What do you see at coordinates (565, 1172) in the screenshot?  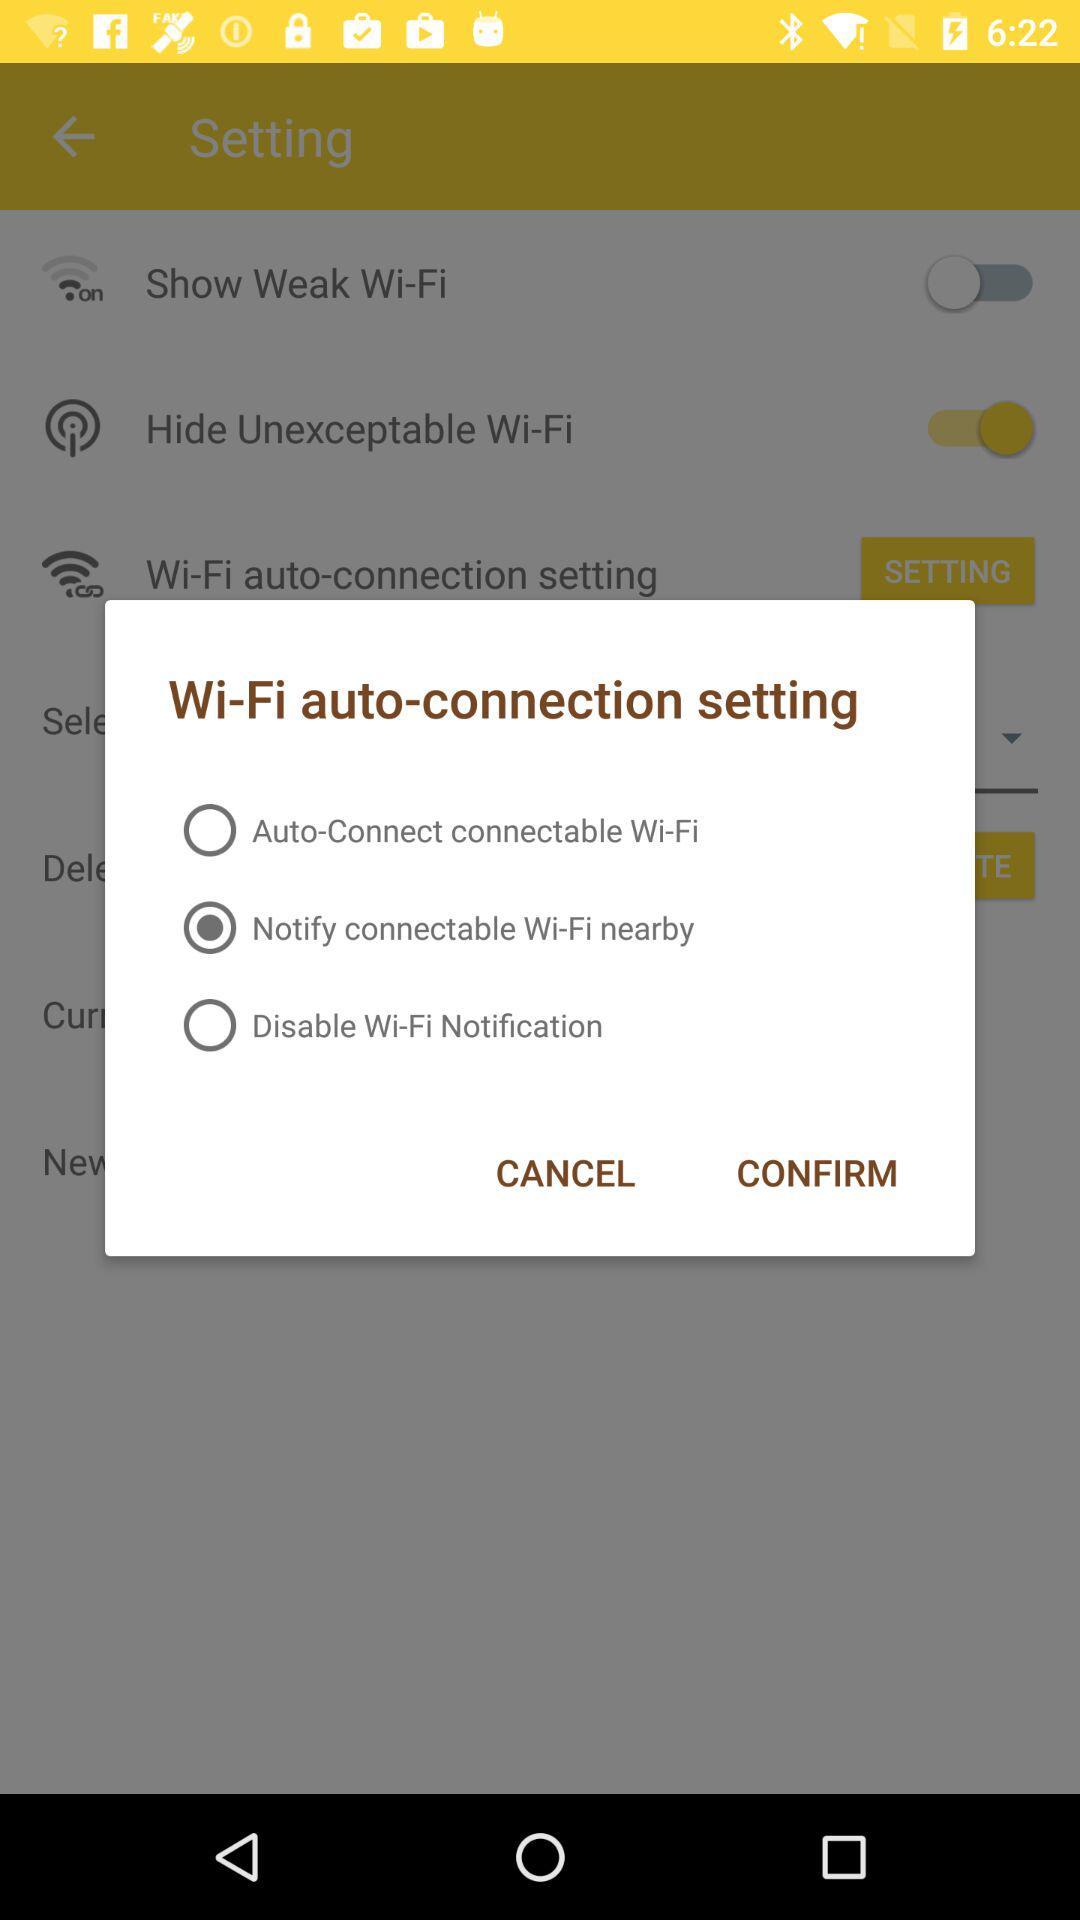 I see `icon to the left of the confirm icon` at bounding box center [565, 1172].